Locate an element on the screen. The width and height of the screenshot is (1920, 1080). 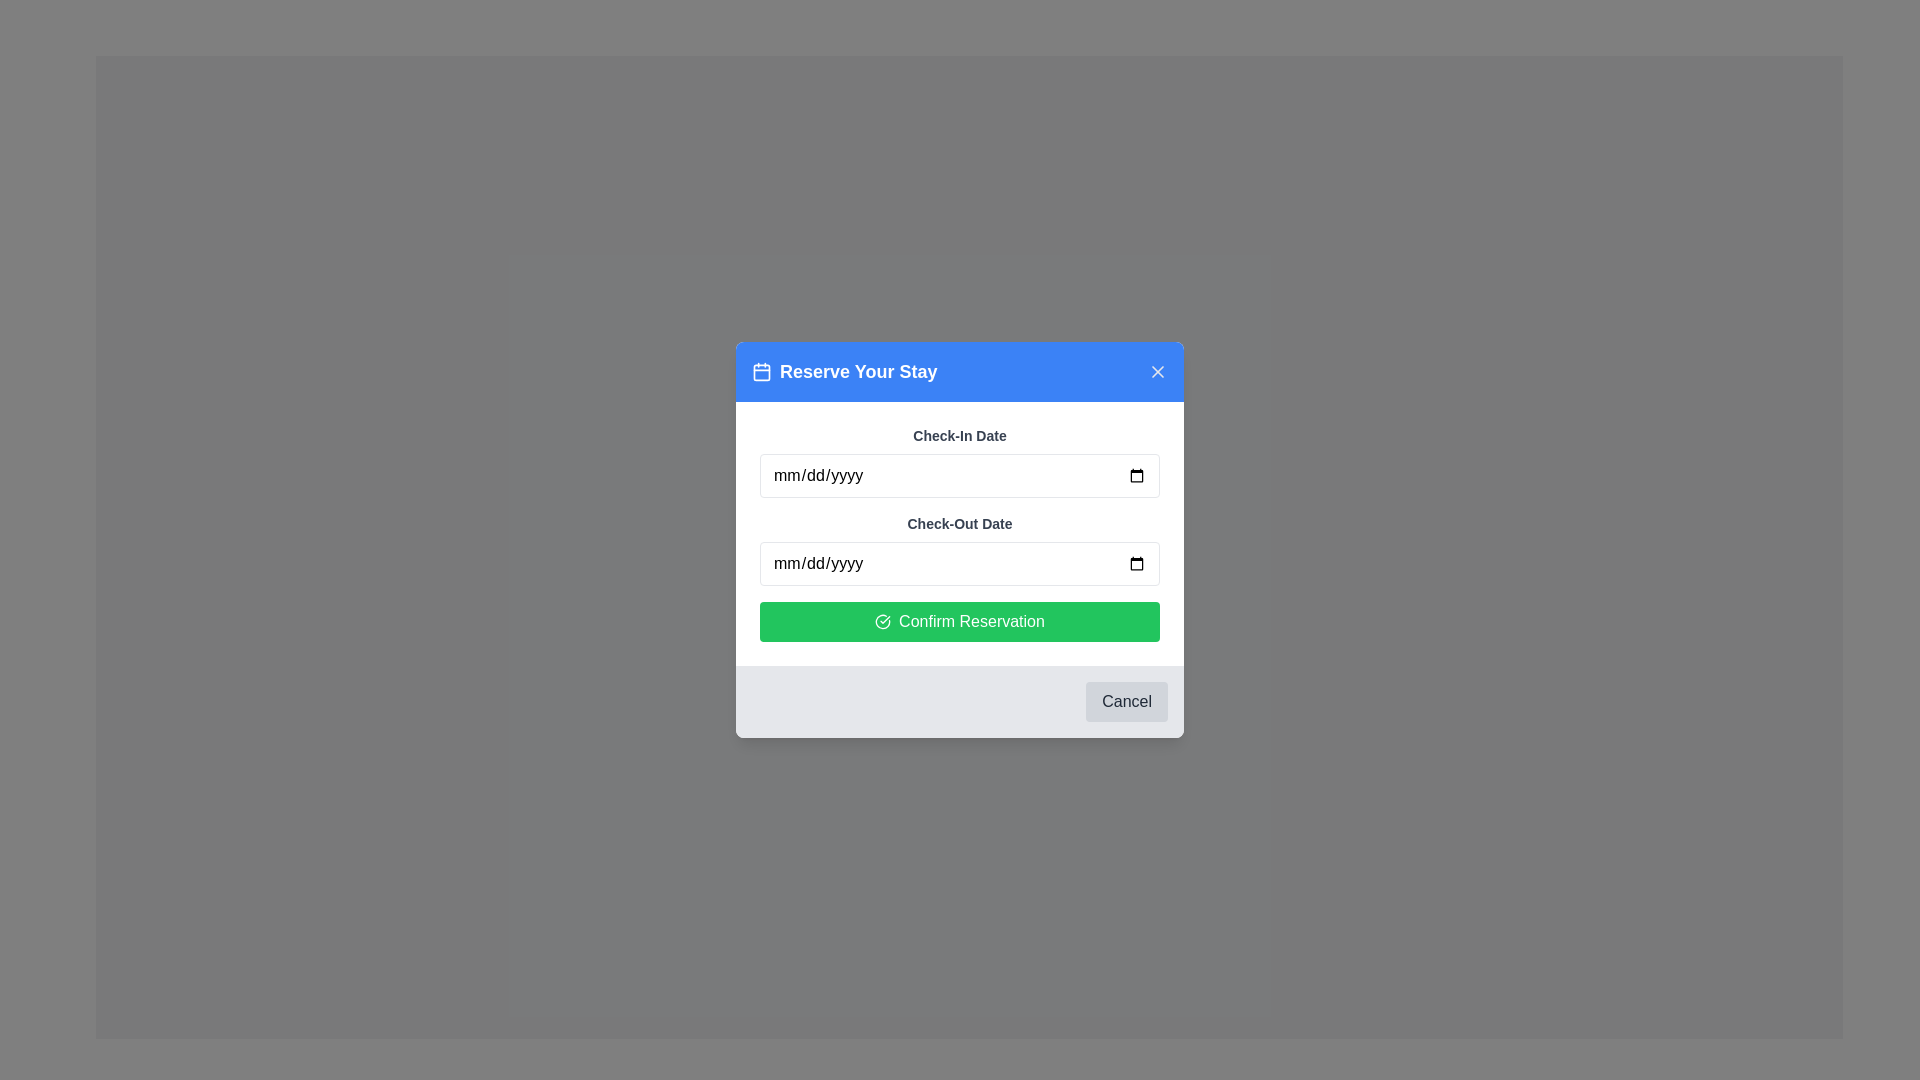
the confirmation icon located on the left side of the 'Confirm Reservation' button in the modal dialog is located at coordinates (882, 620).